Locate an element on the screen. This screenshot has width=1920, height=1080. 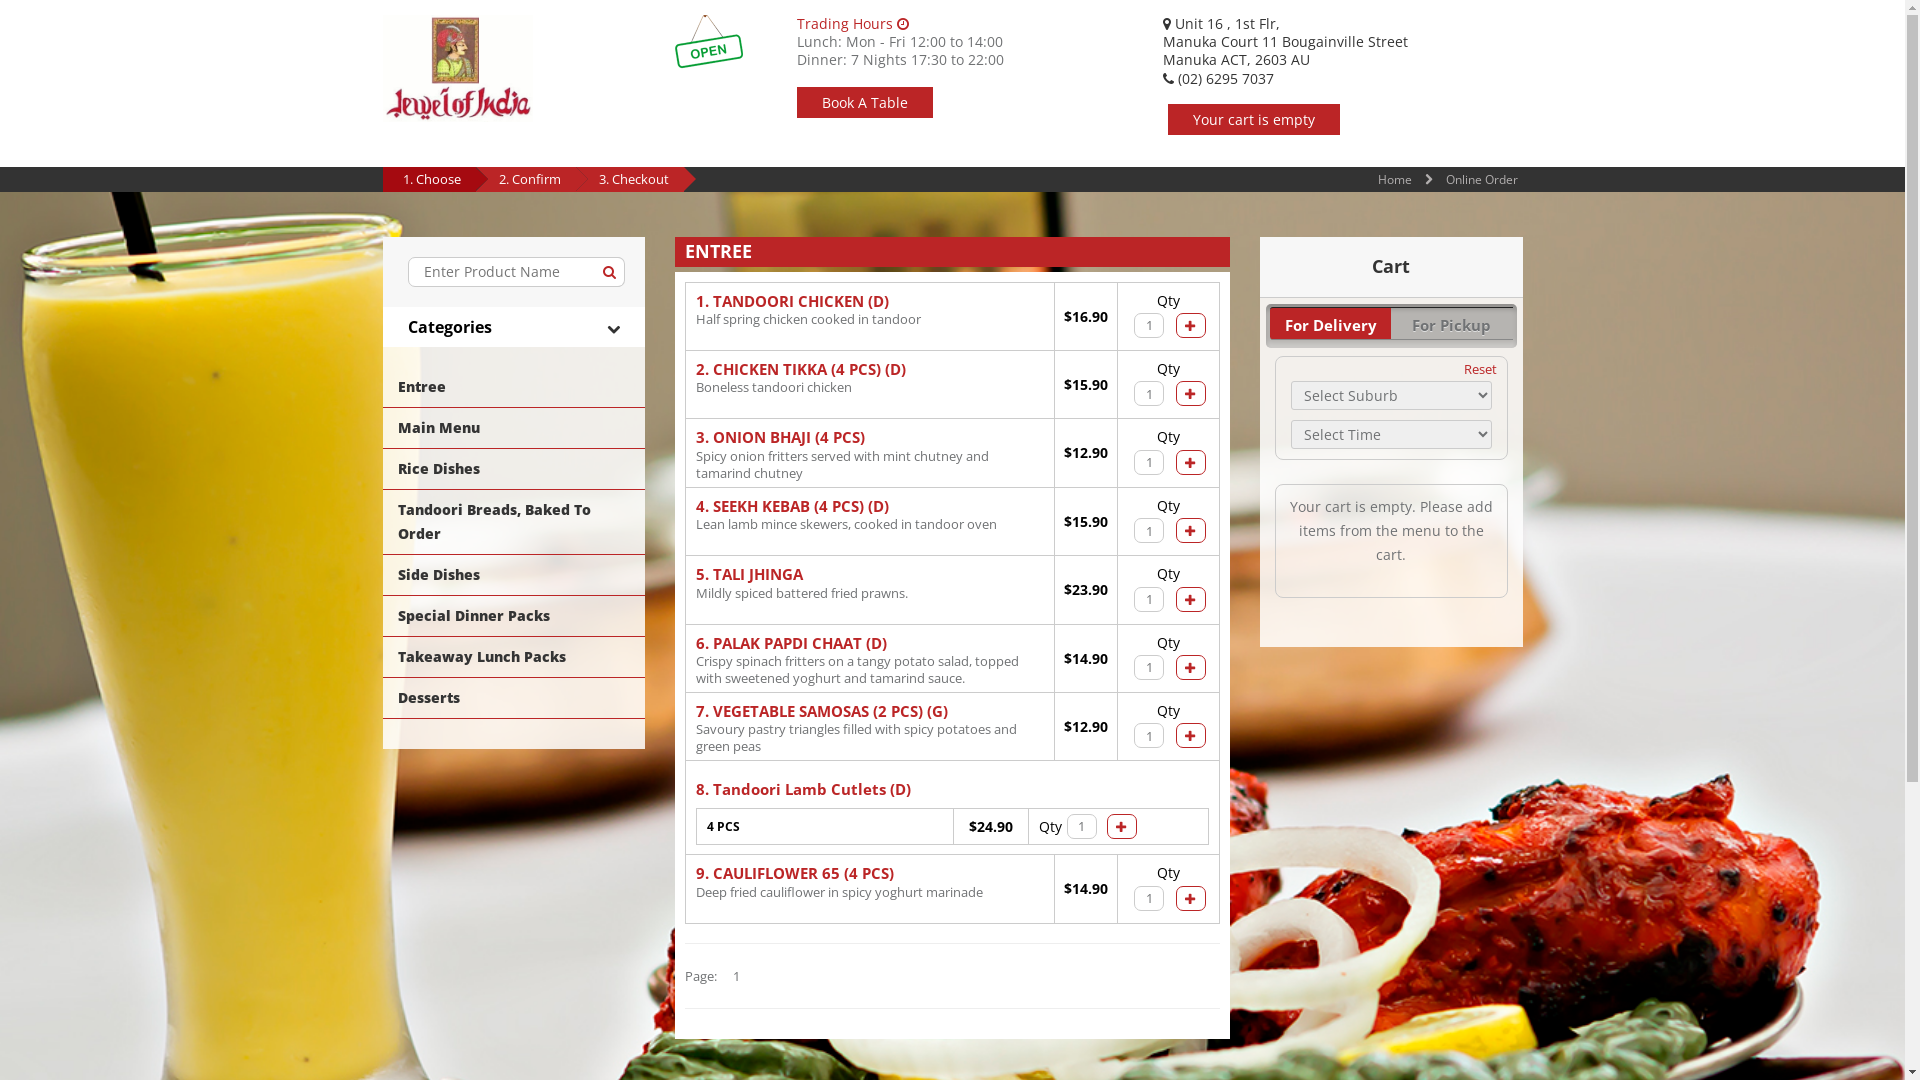
'Jewel of India ' is located at coordinates (455, 67).